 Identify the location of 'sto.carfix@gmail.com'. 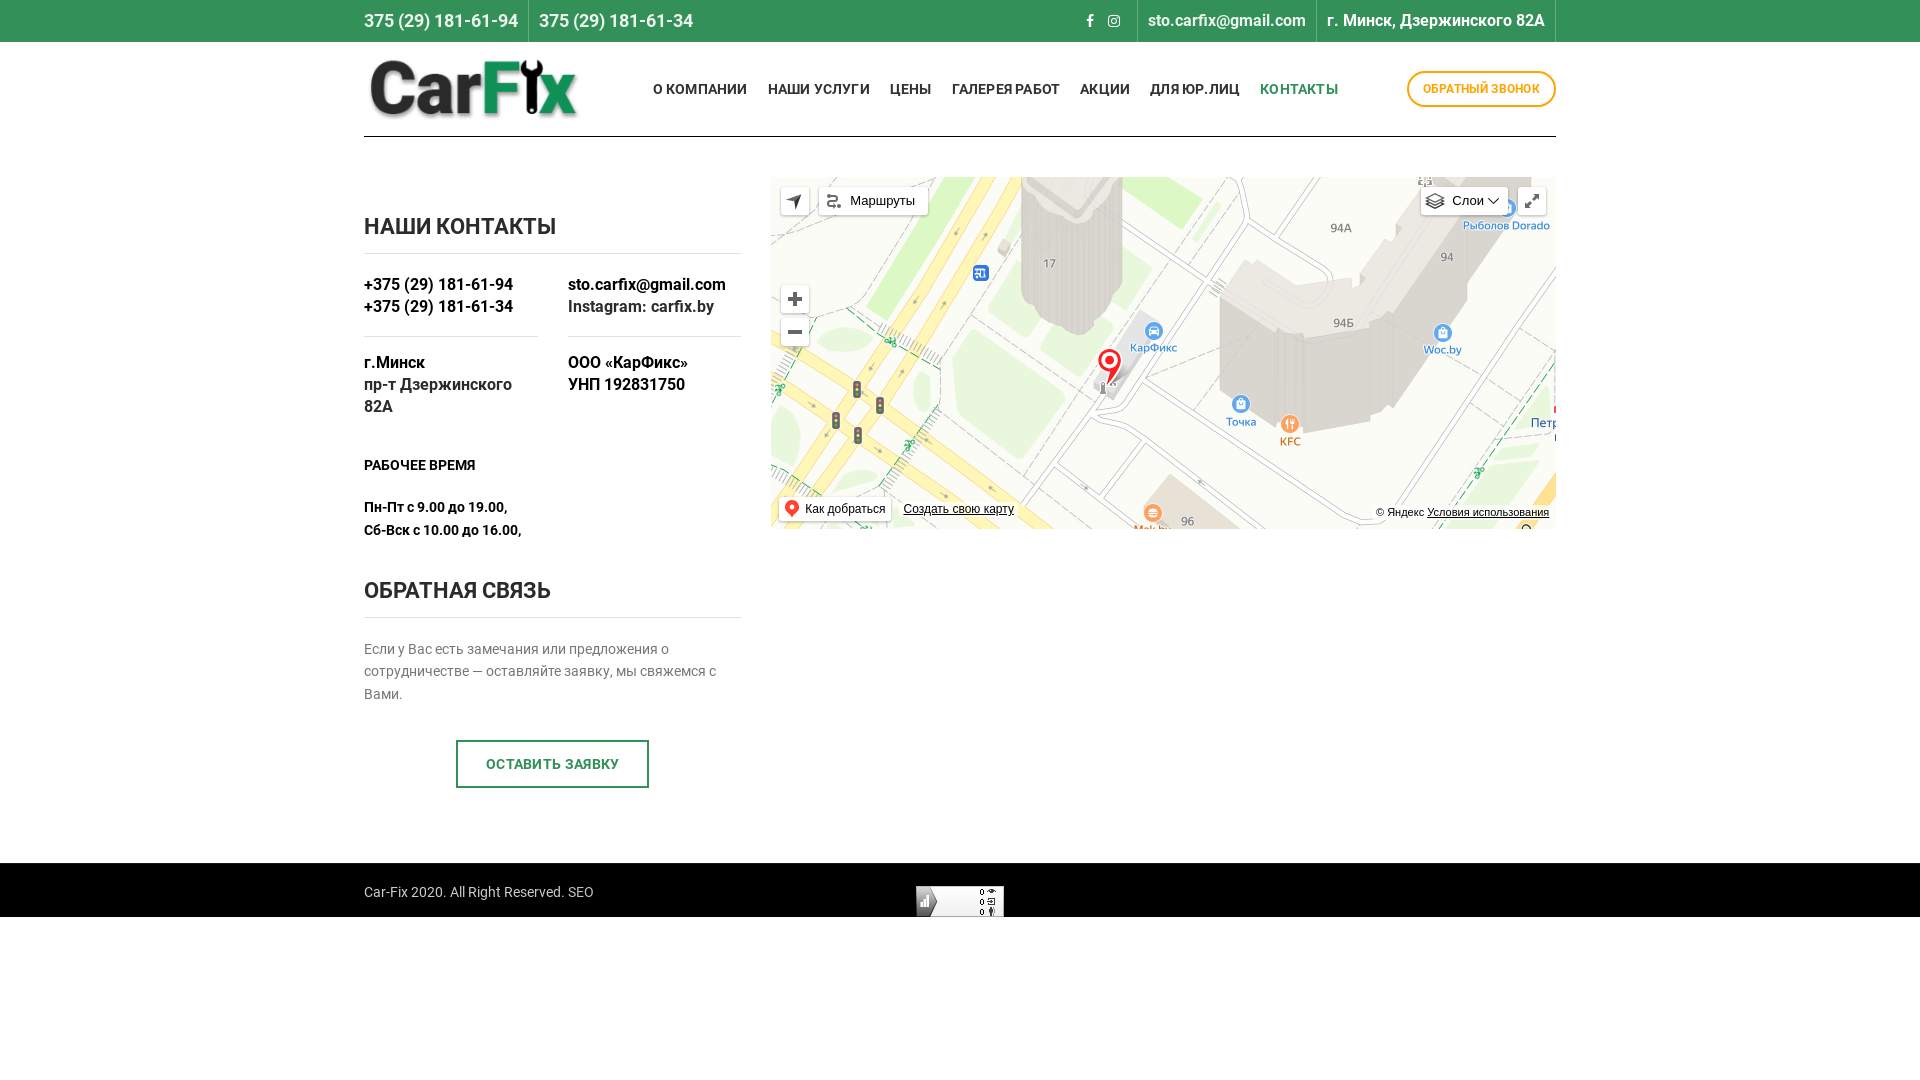
(1226, 20).